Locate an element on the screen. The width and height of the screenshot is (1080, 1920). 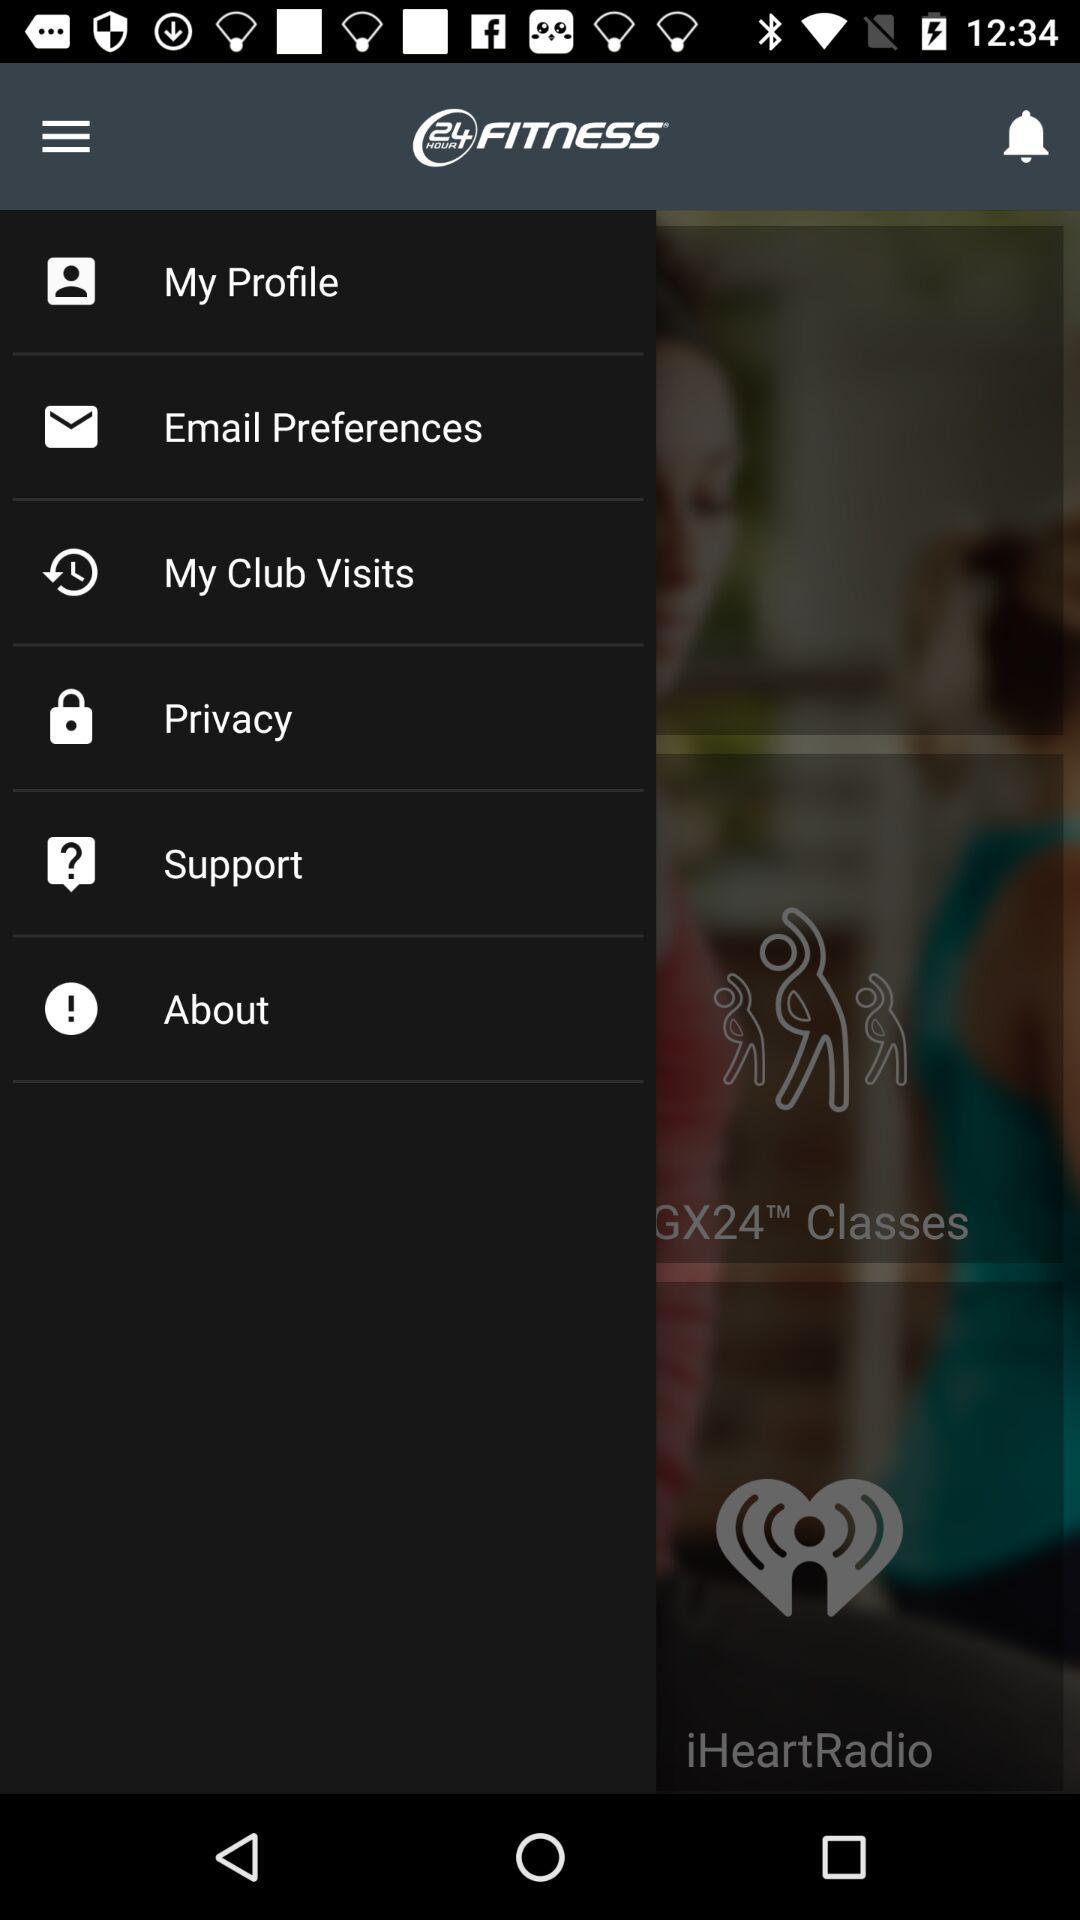
the text which is left to the bell icon is located at coordinates (540, 134).